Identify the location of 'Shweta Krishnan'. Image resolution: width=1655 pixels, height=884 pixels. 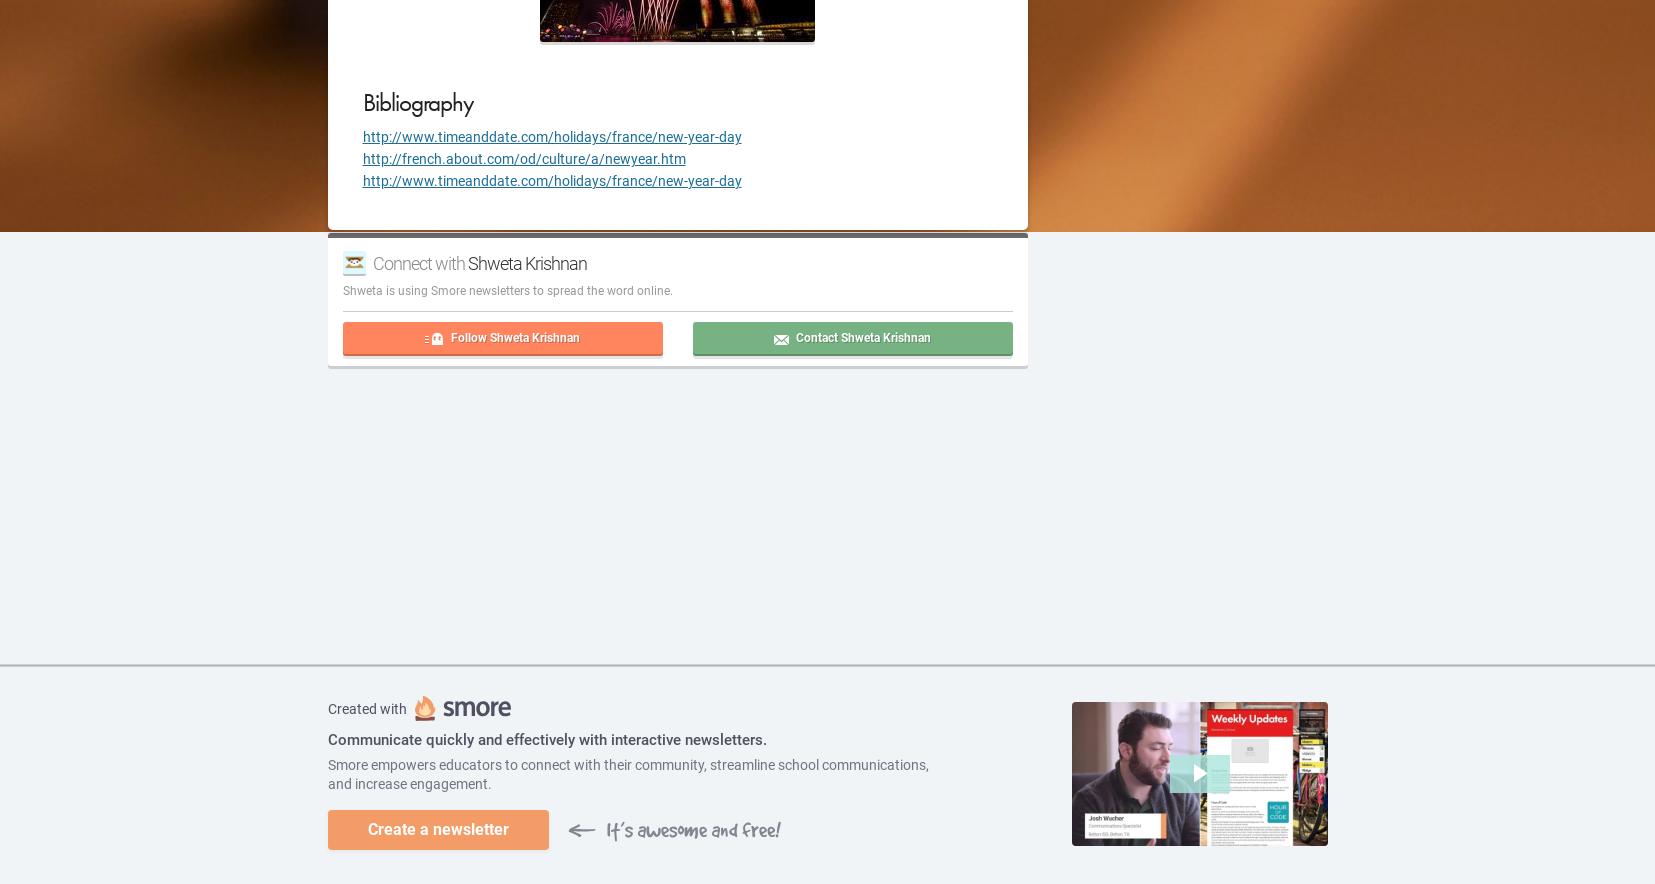
(526, 262).